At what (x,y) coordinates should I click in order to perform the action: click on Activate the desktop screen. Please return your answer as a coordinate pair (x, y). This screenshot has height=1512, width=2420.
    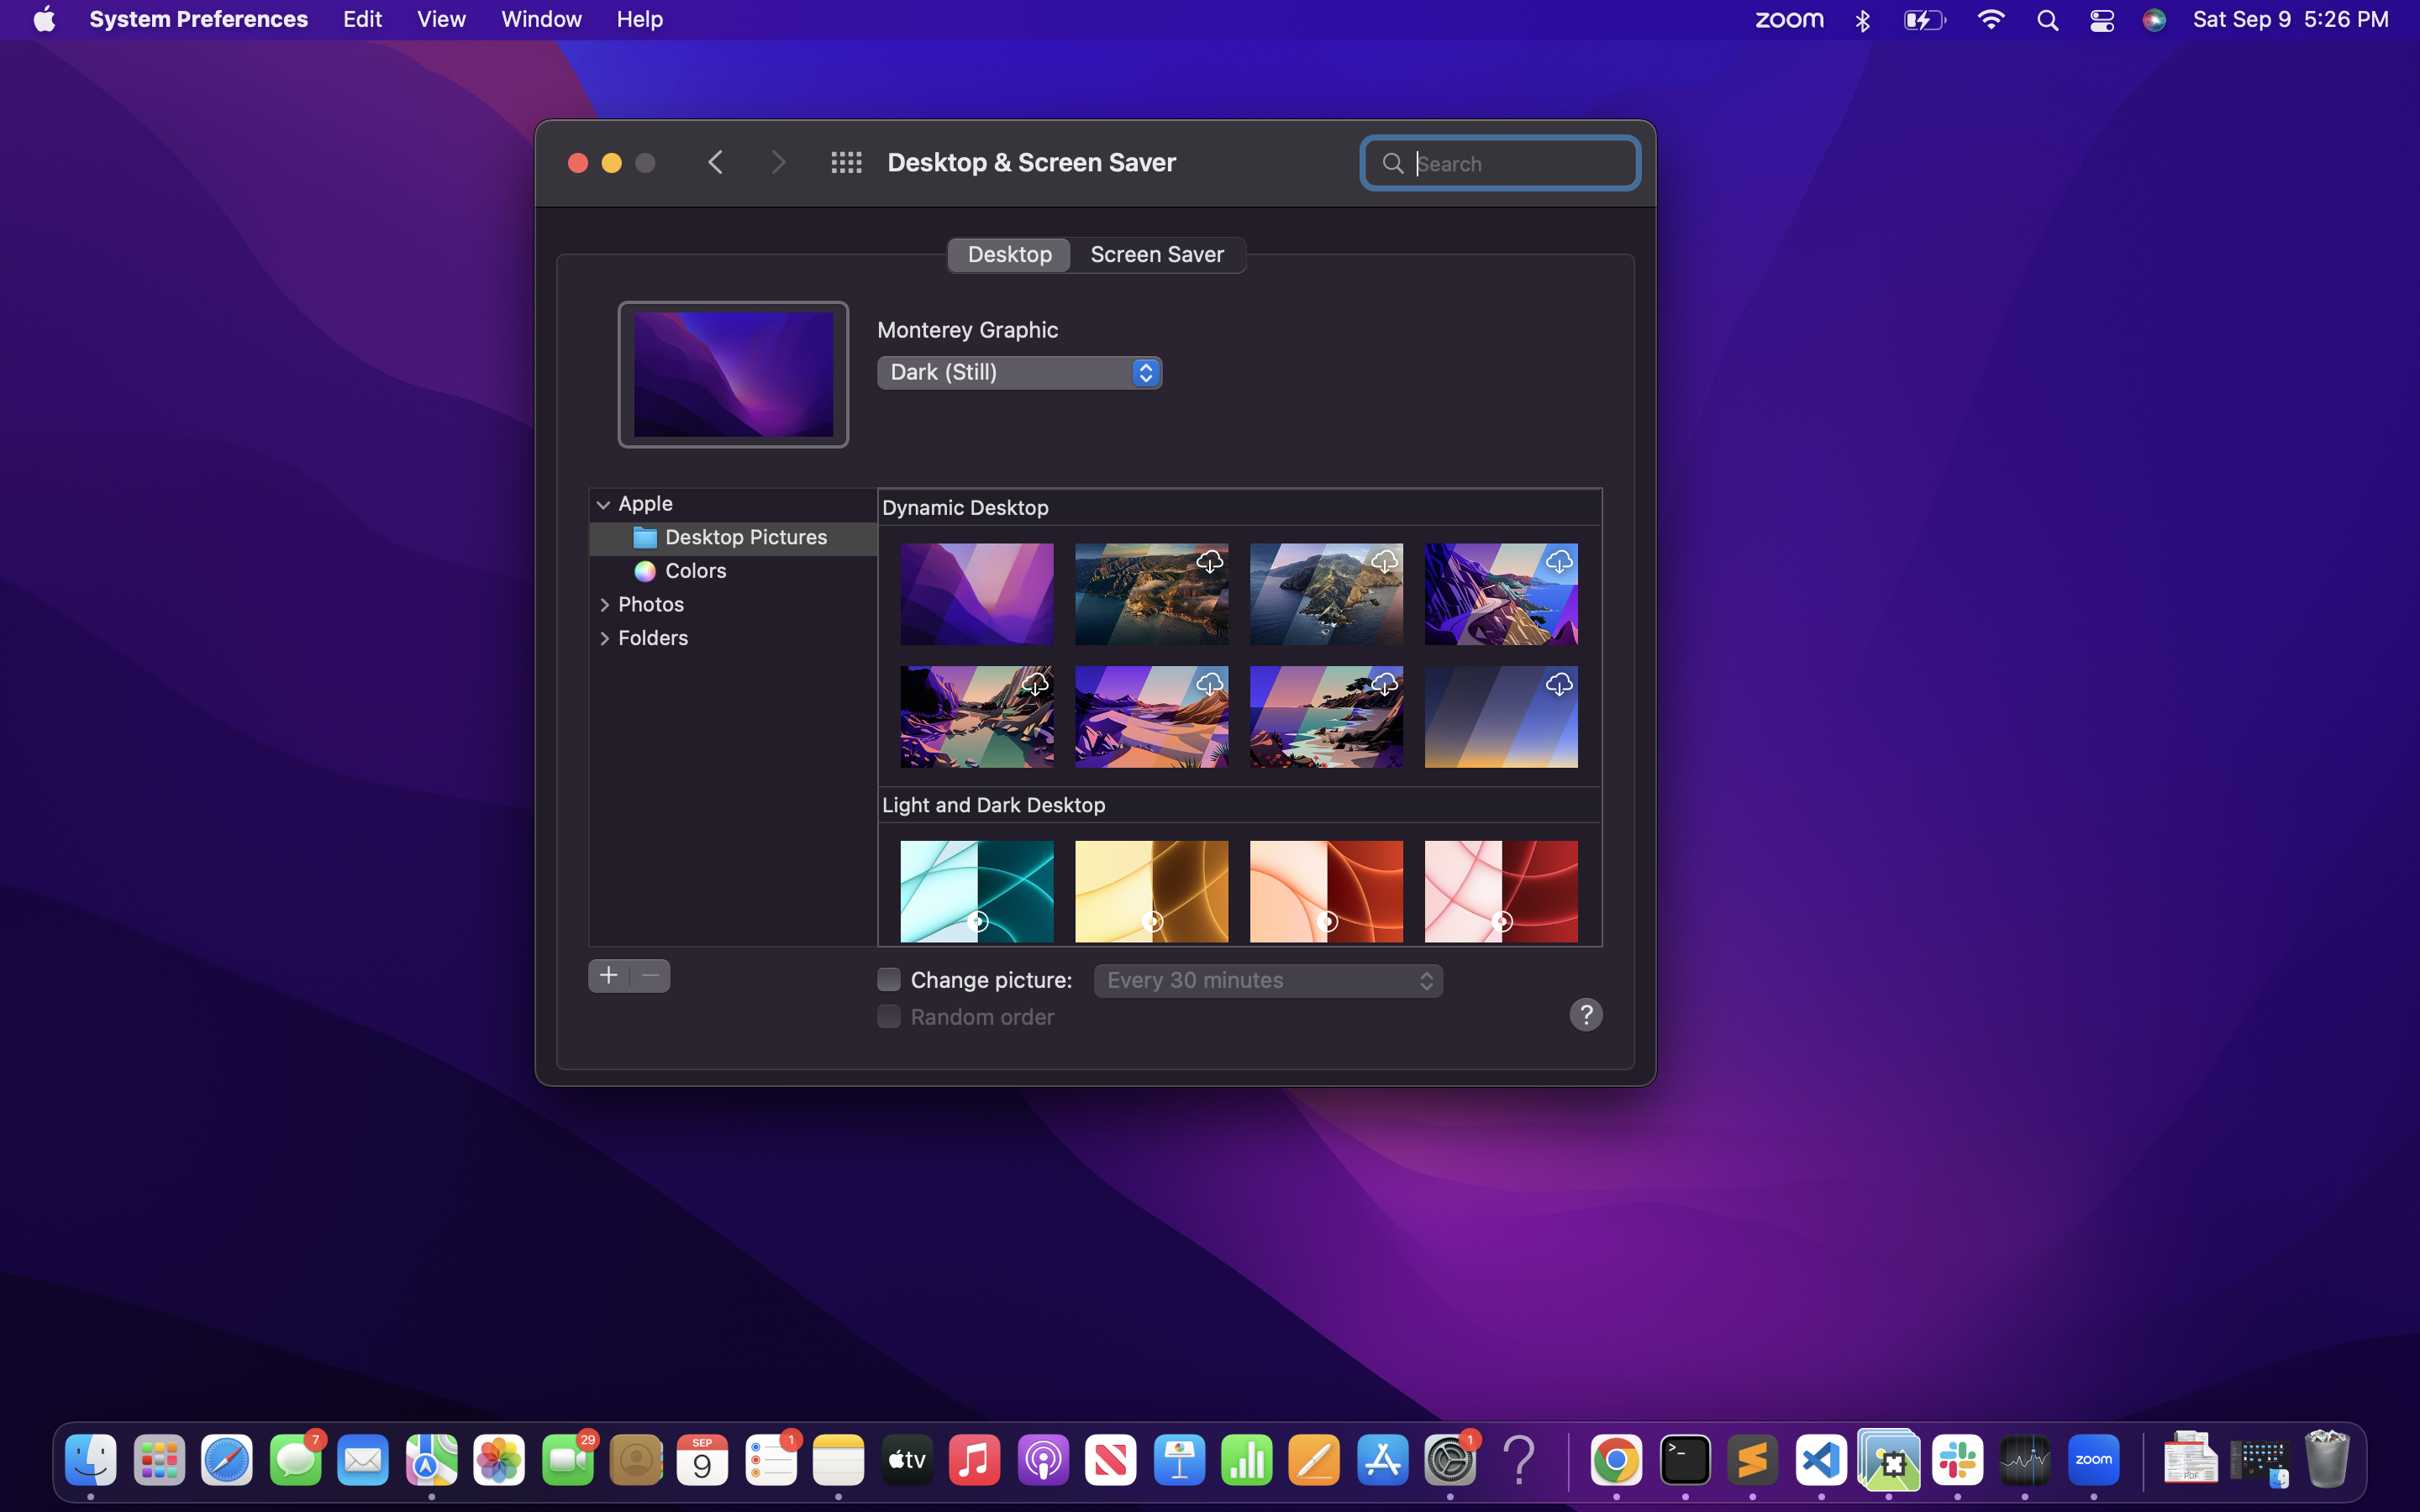
    Looking at the image, I should click on (1007, 253).